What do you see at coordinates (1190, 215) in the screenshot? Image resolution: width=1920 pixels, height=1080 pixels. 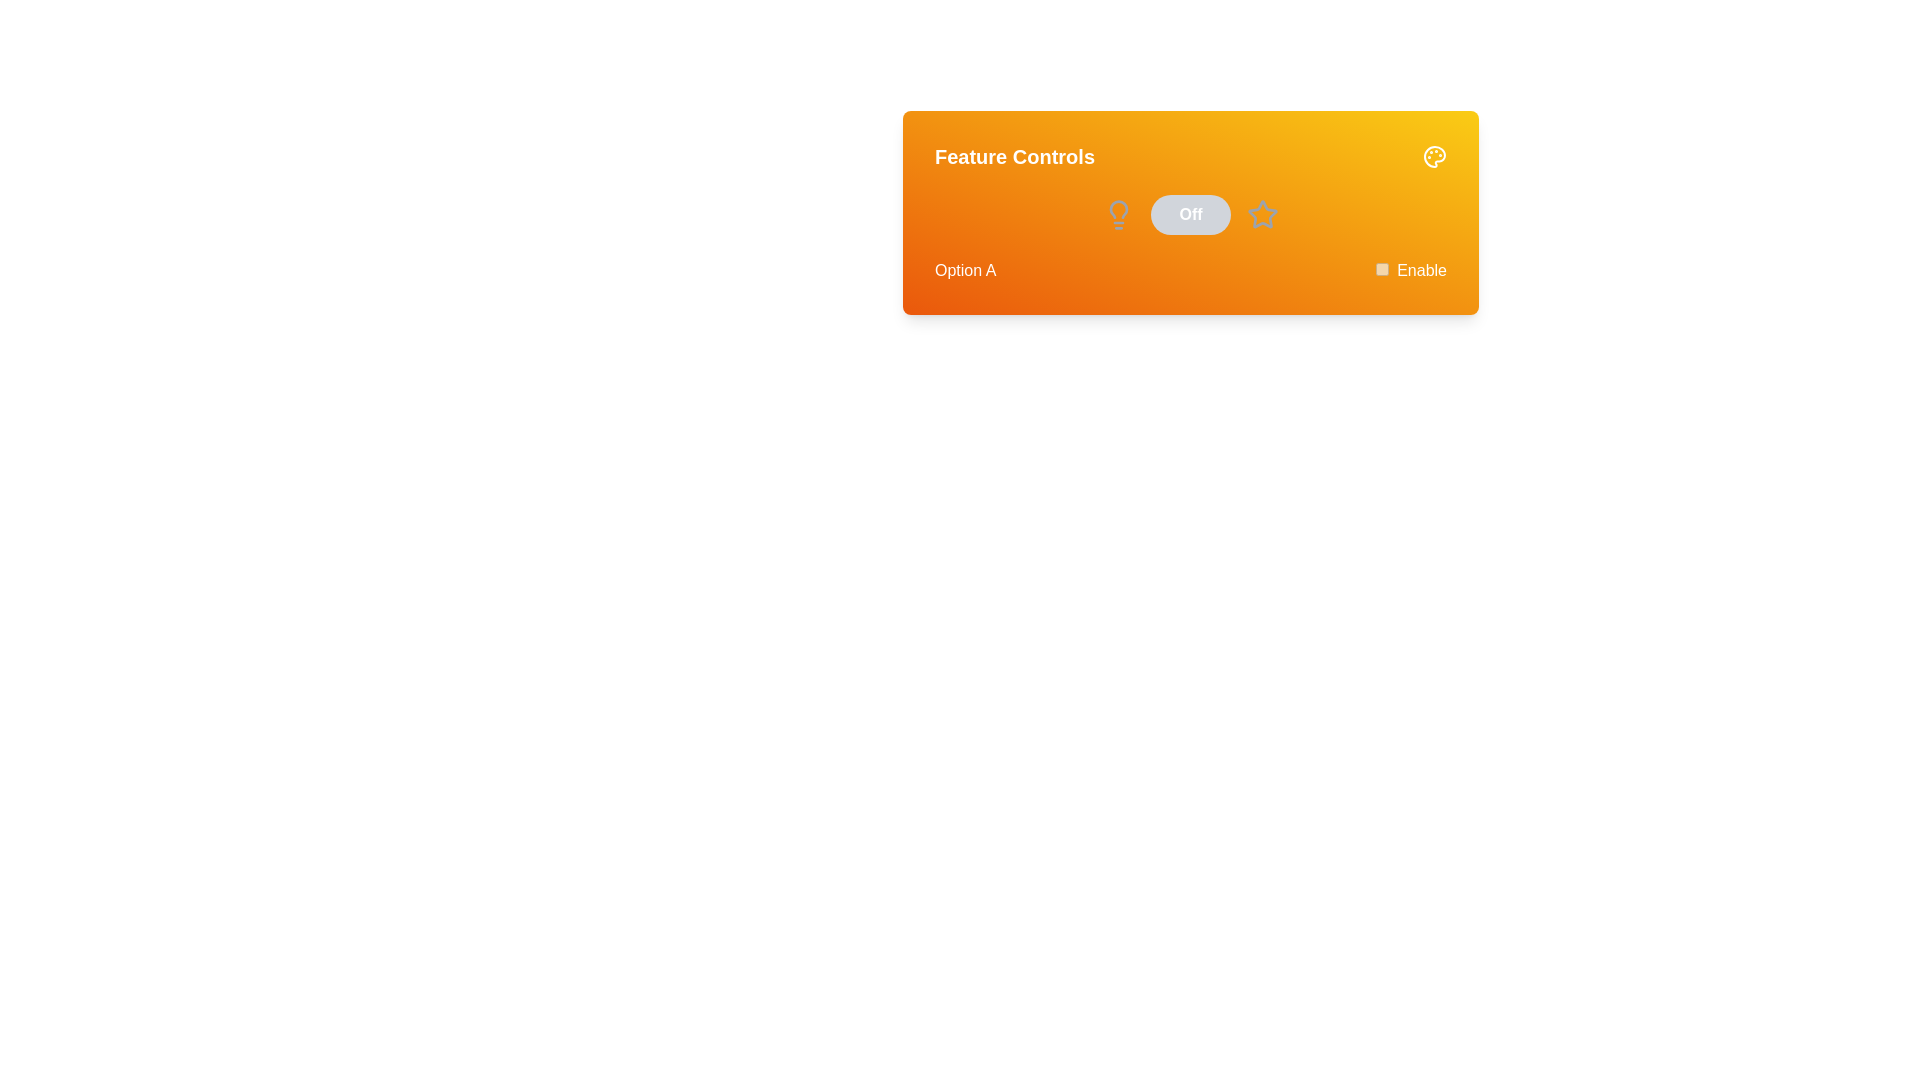 I see `the 'Off' button with a gray background and bold white text` at bounding box center [1190, 215].